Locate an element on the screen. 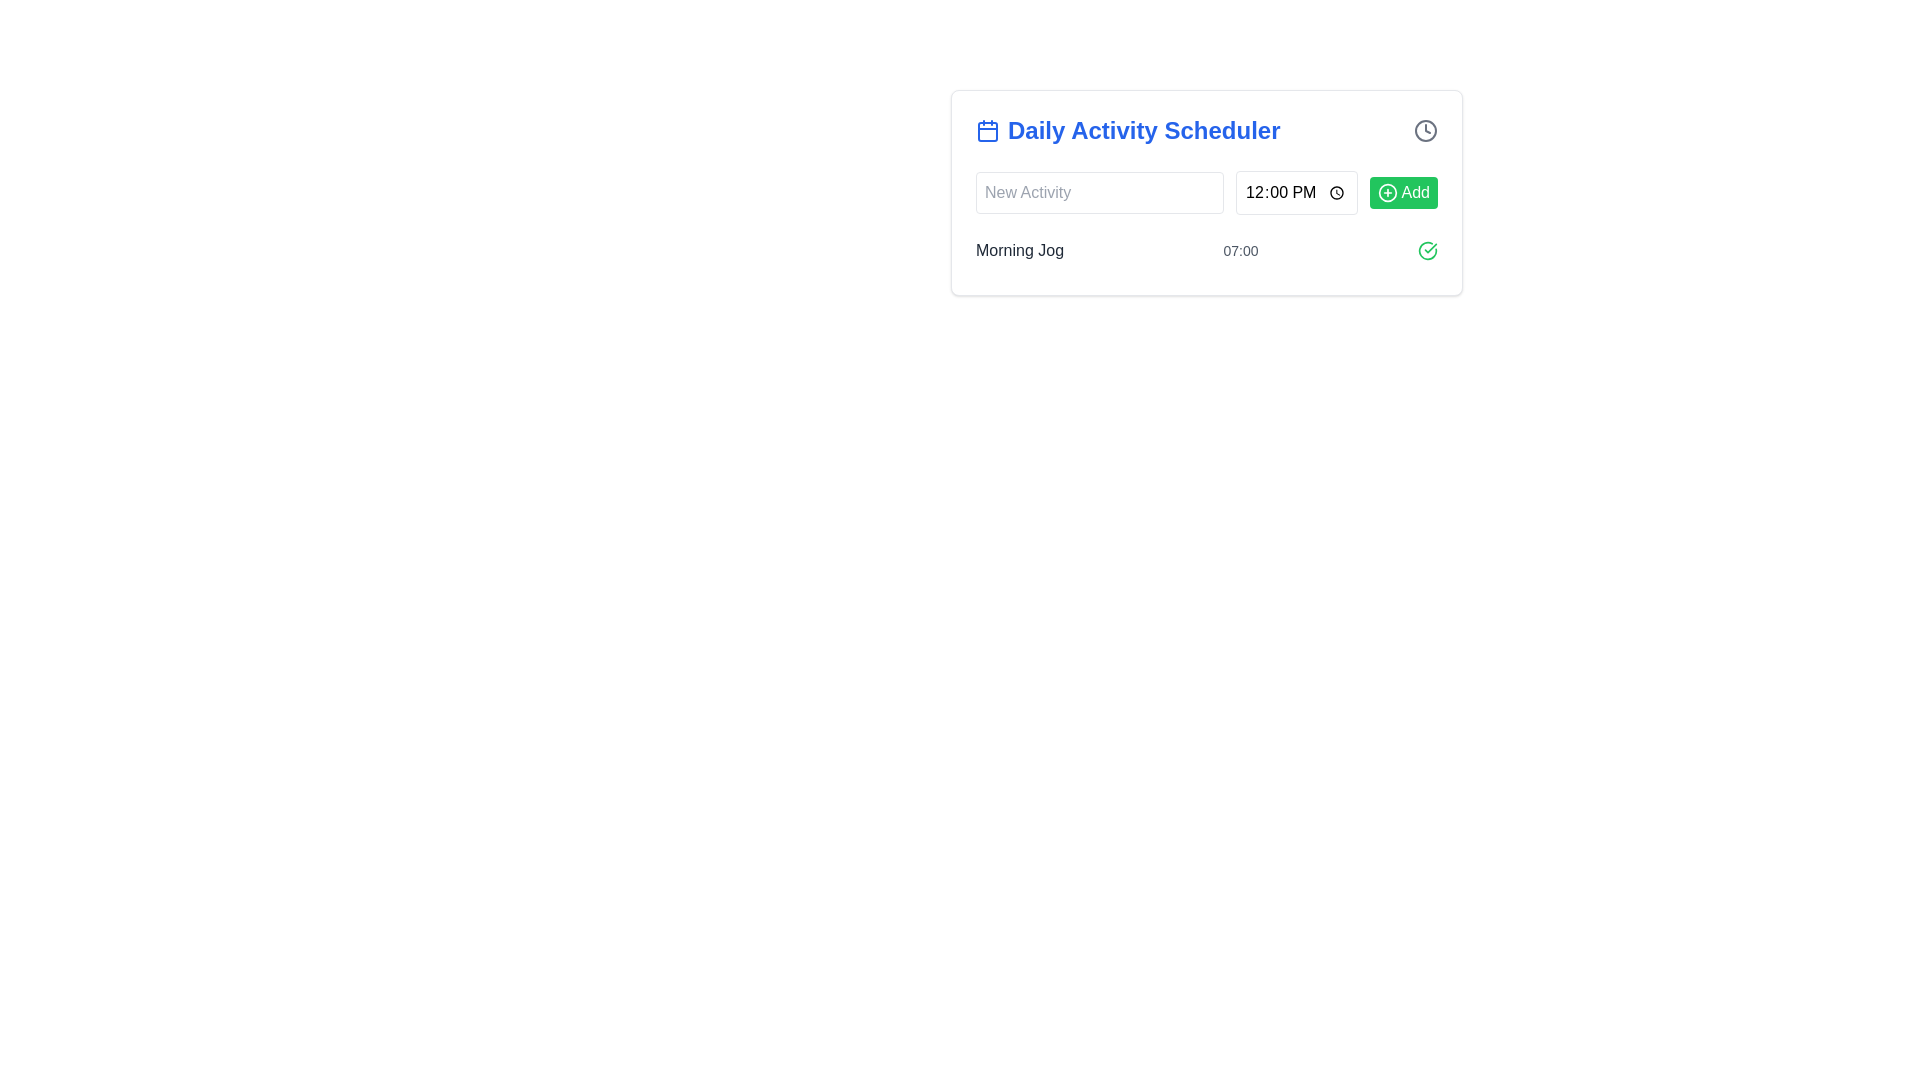 The height and width of the screenshot is (1080, 1920). the SVG circle element that forms part of the clock icon in the top right corner of the 'Daily Activity Scheduler' interface is located at coordinates (1424, 131).